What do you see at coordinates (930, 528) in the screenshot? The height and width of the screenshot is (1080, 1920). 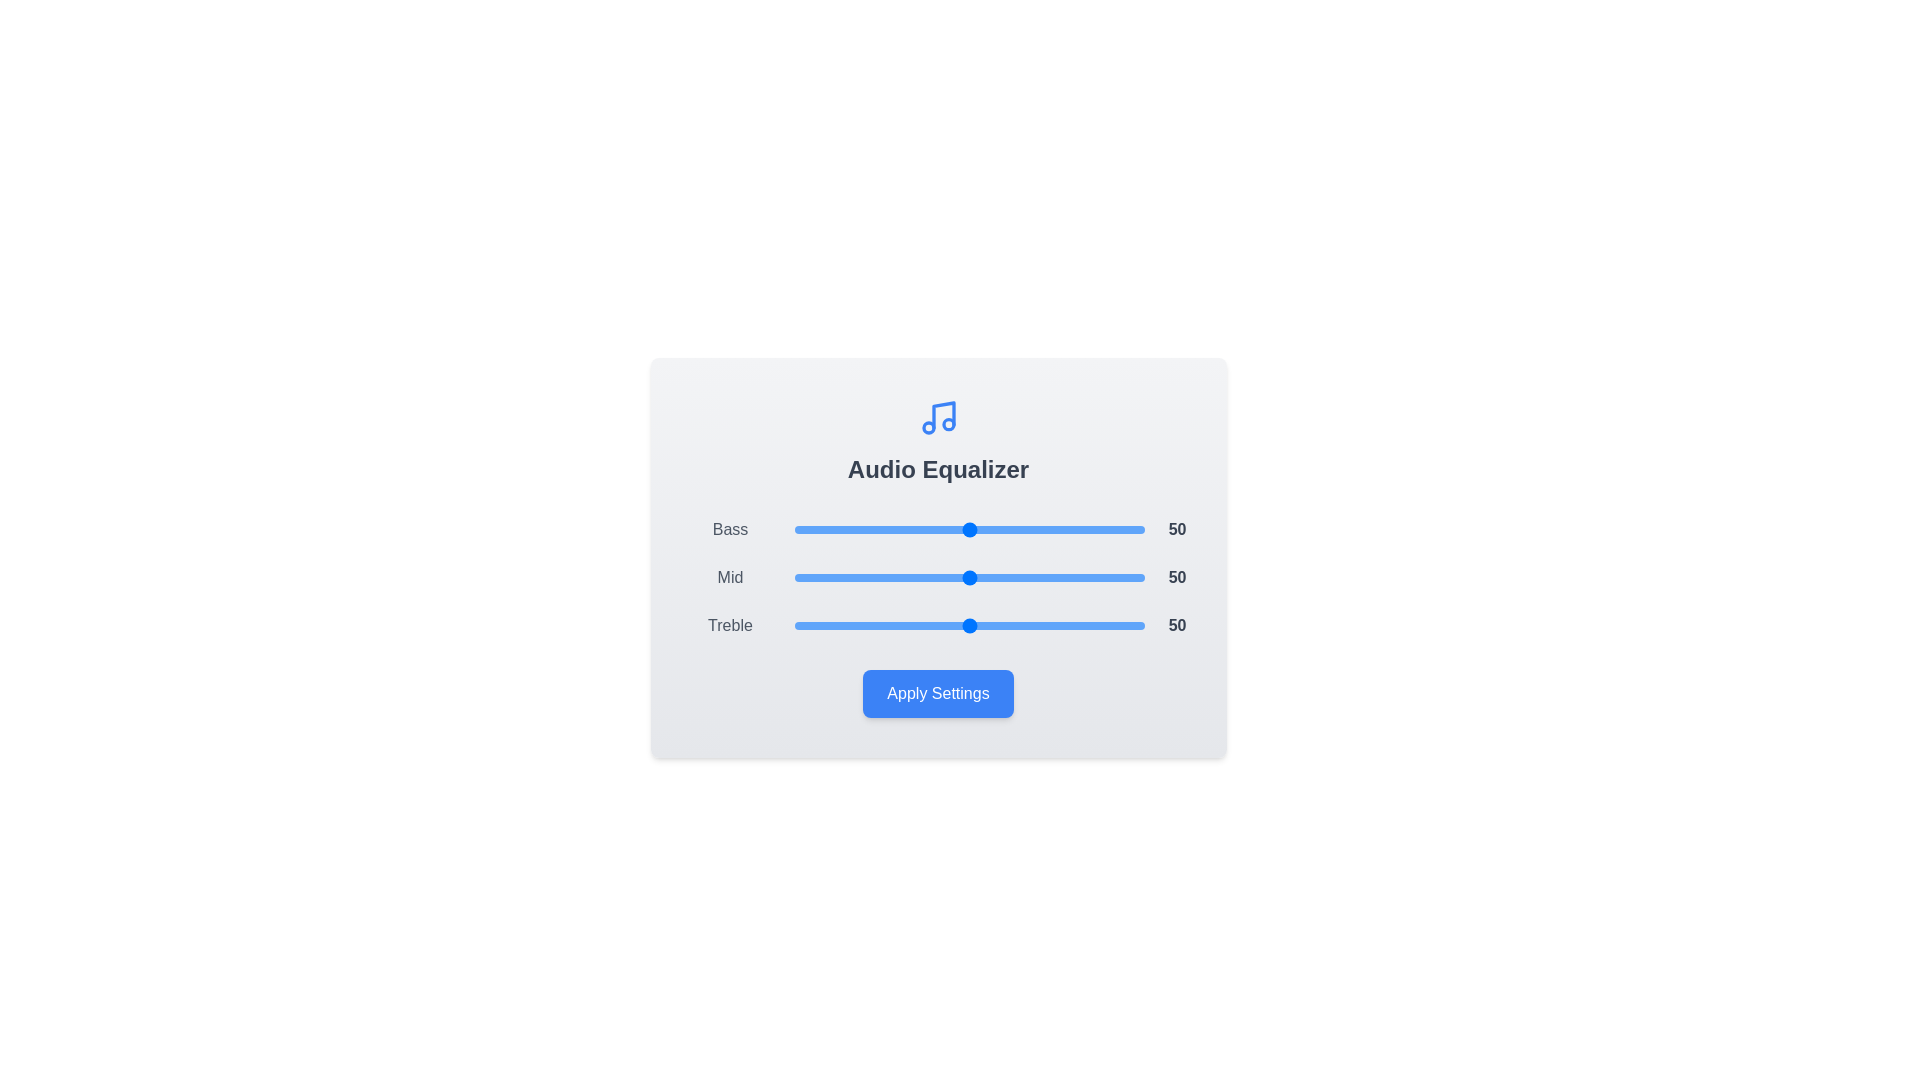 I see `the Bass slider to 39 percent` at bounding box center [930, 528].